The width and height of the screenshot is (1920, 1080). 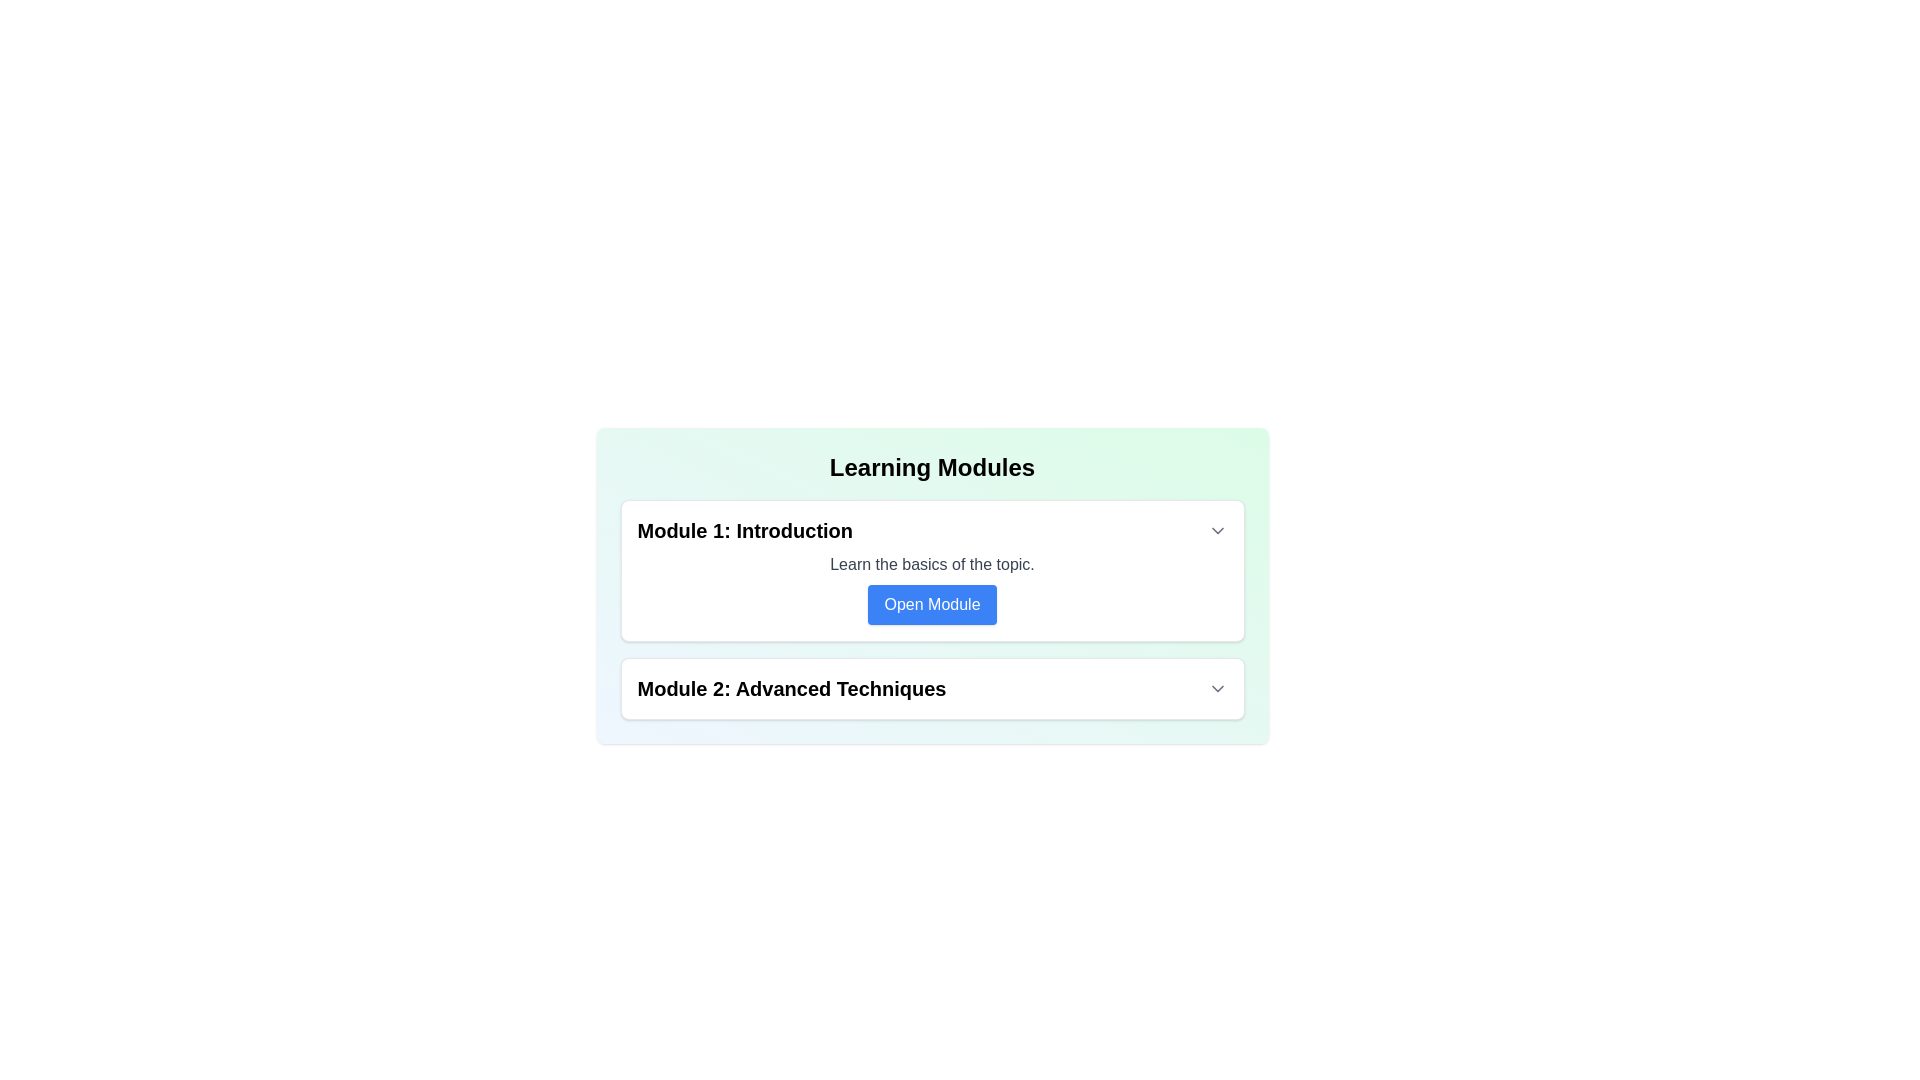 What do you see at coordinates (931, 688) in the screenshot?
I see `the dropdown arrow associated with the 'Module 2: Advanced Techniques' text display` at bounding box center [931, 688].